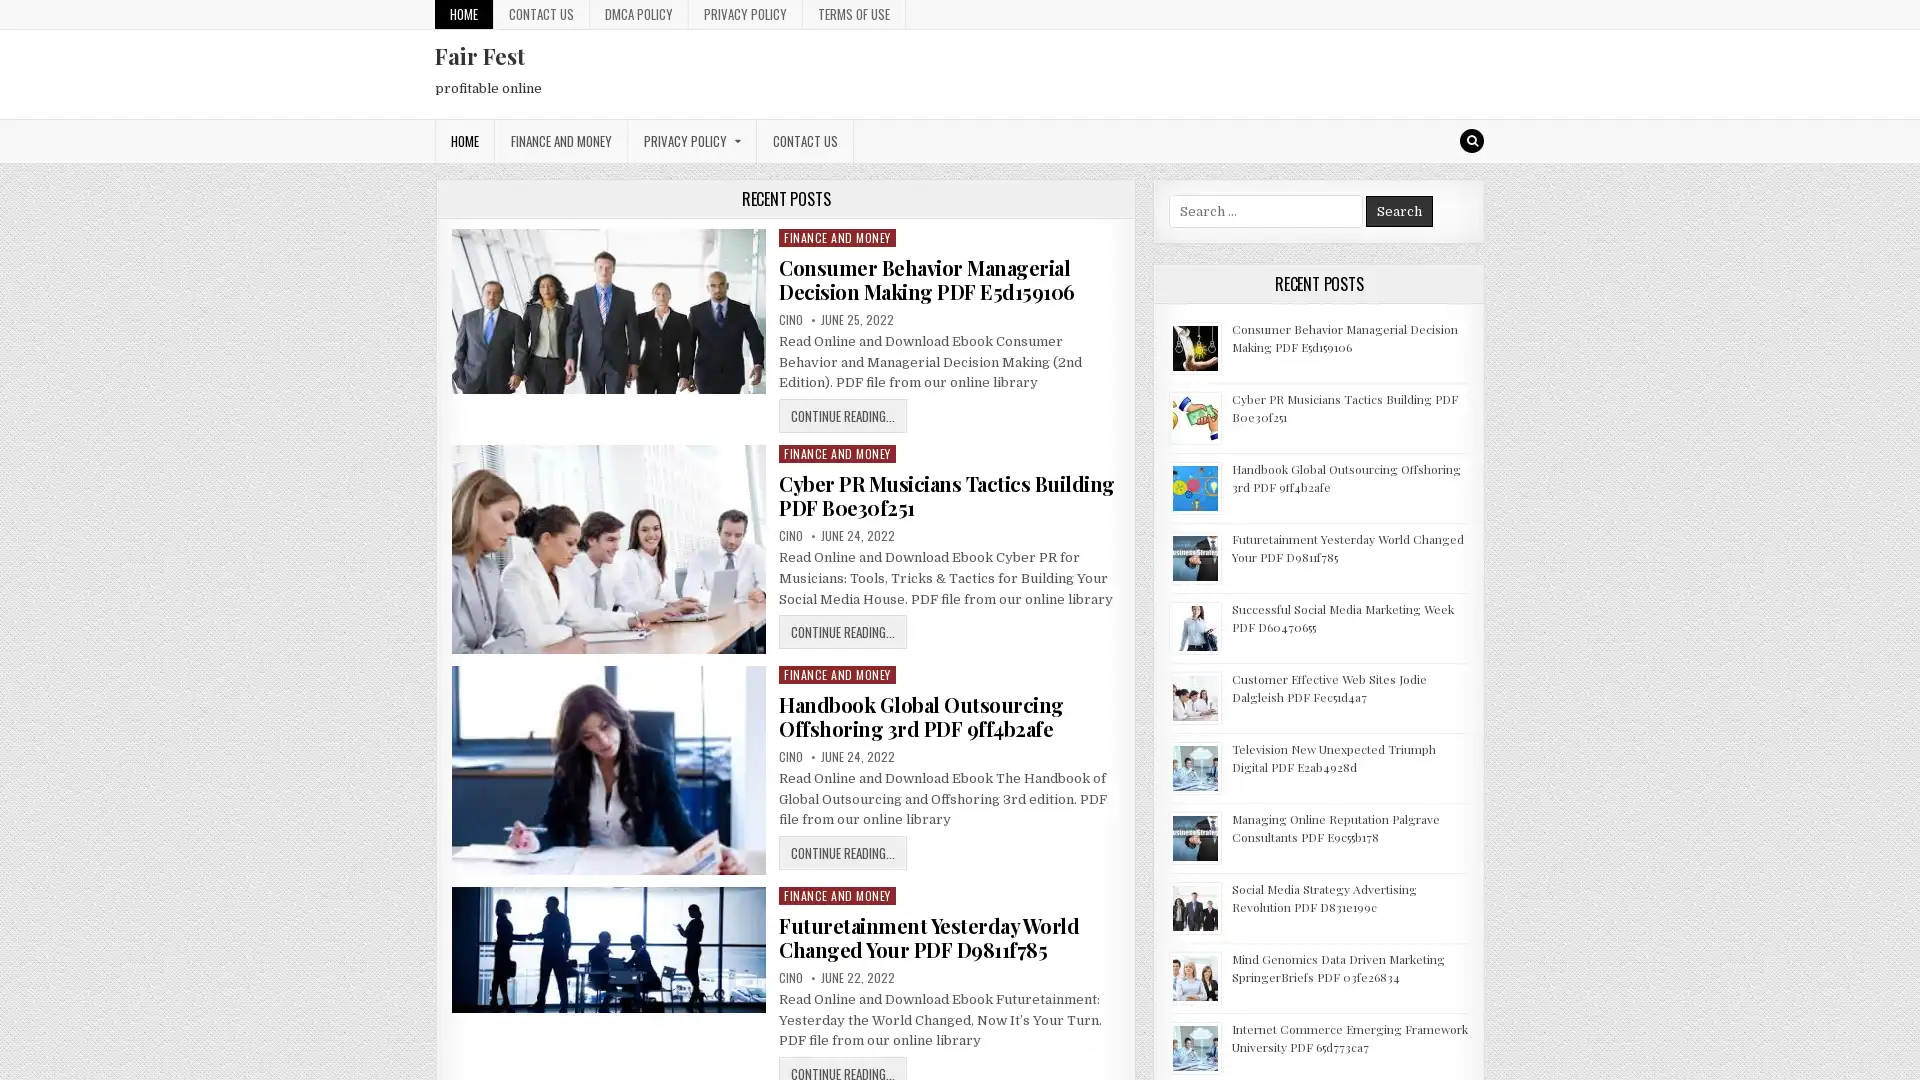 Image resolution: width=1920 pixels, height=1080 pixels. I want to click on Search, so click(1398, 211).